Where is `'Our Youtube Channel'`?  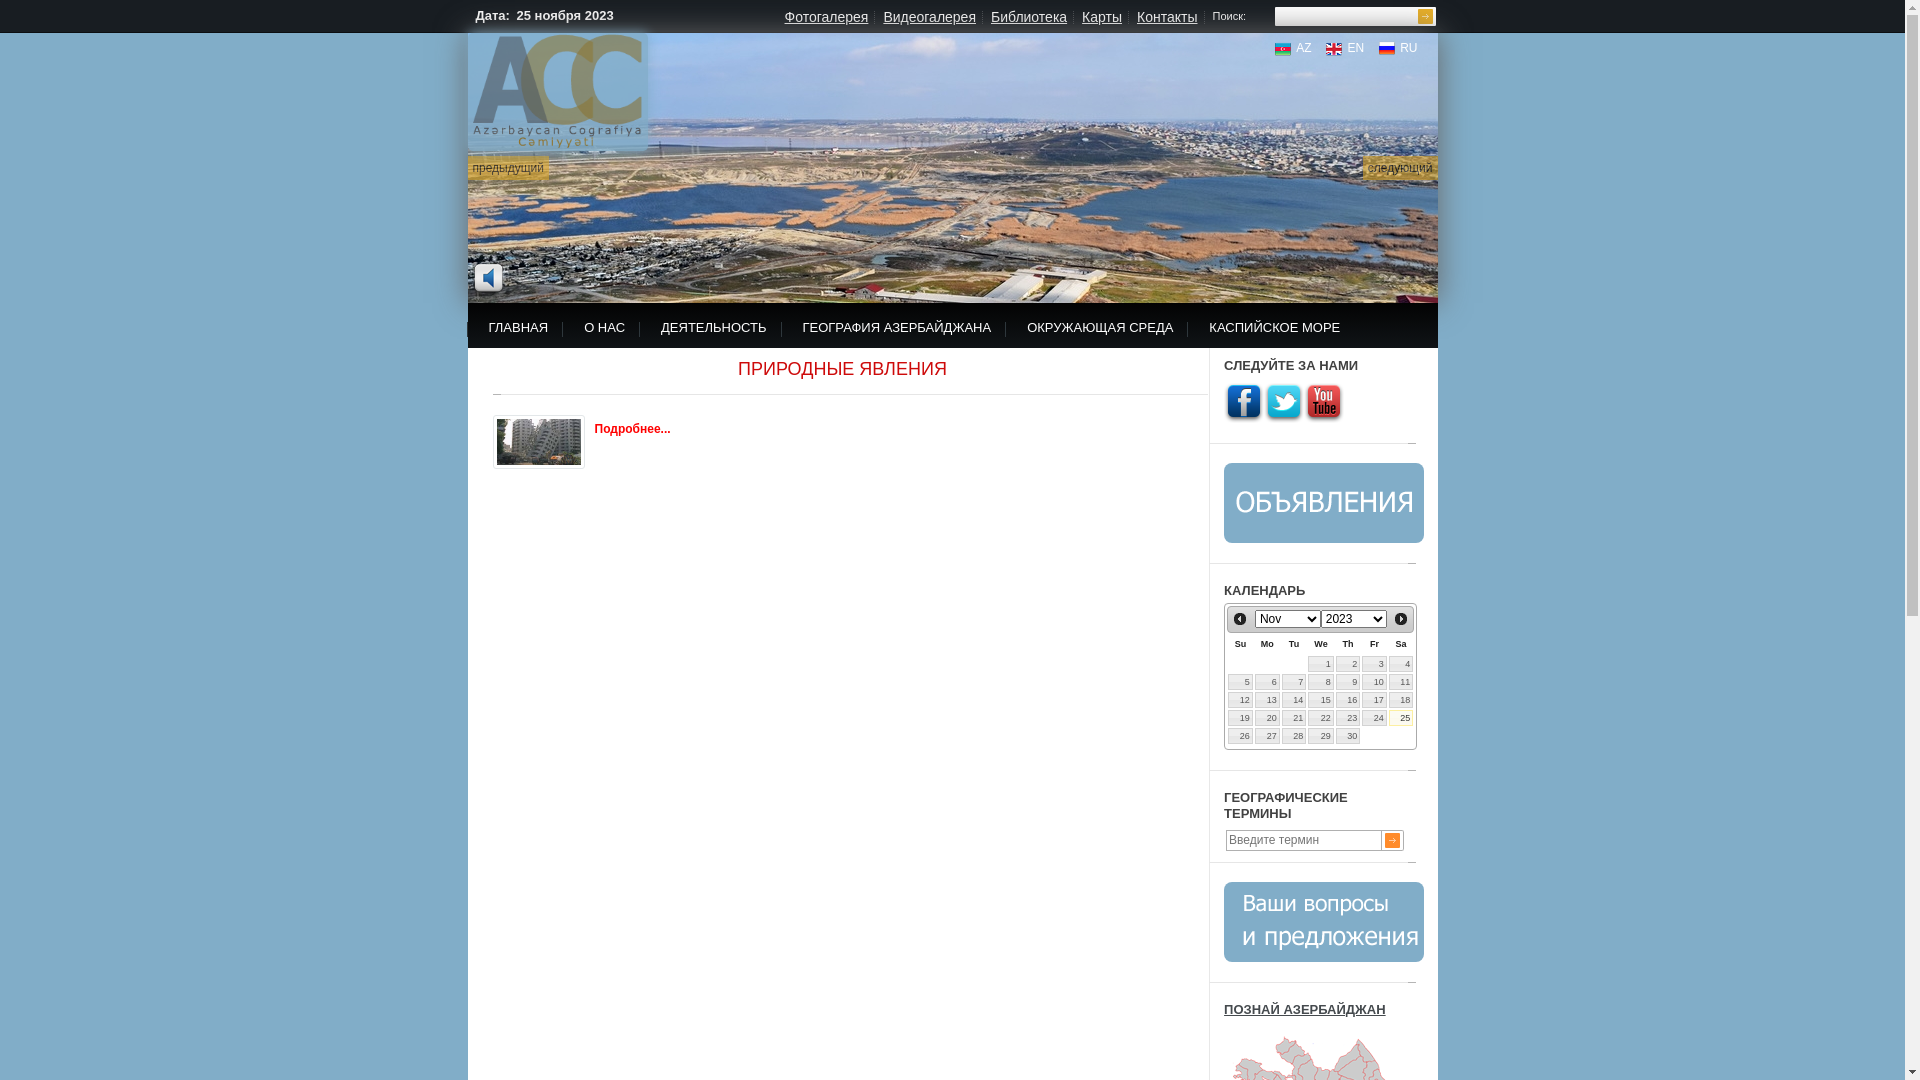 'Our Youtube Channel' is located at coordinates (1304, 402).